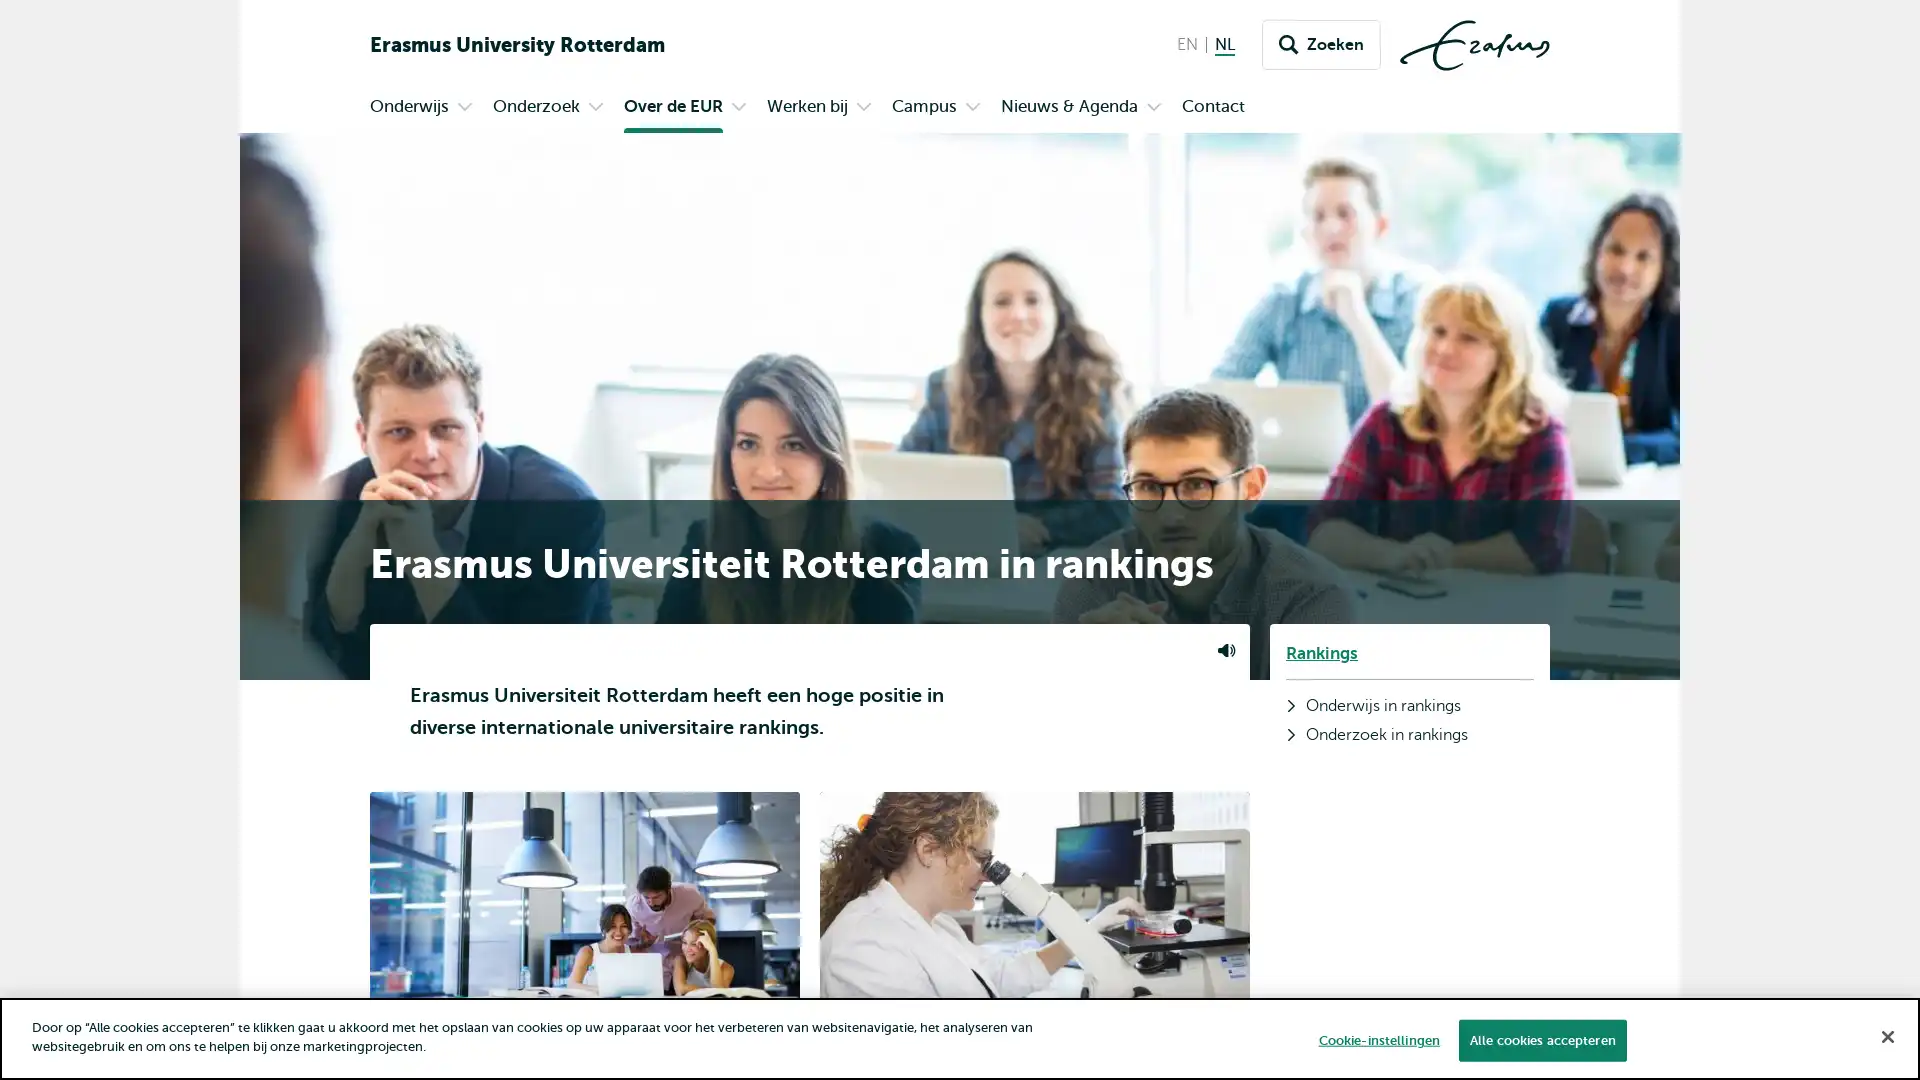 Image resolution: width=1920 pixels, height=1080 pixels. What do you see at coordinates (738, 108) in the screenshot?
I see `Open submenu` at bounding box center [738, 108].